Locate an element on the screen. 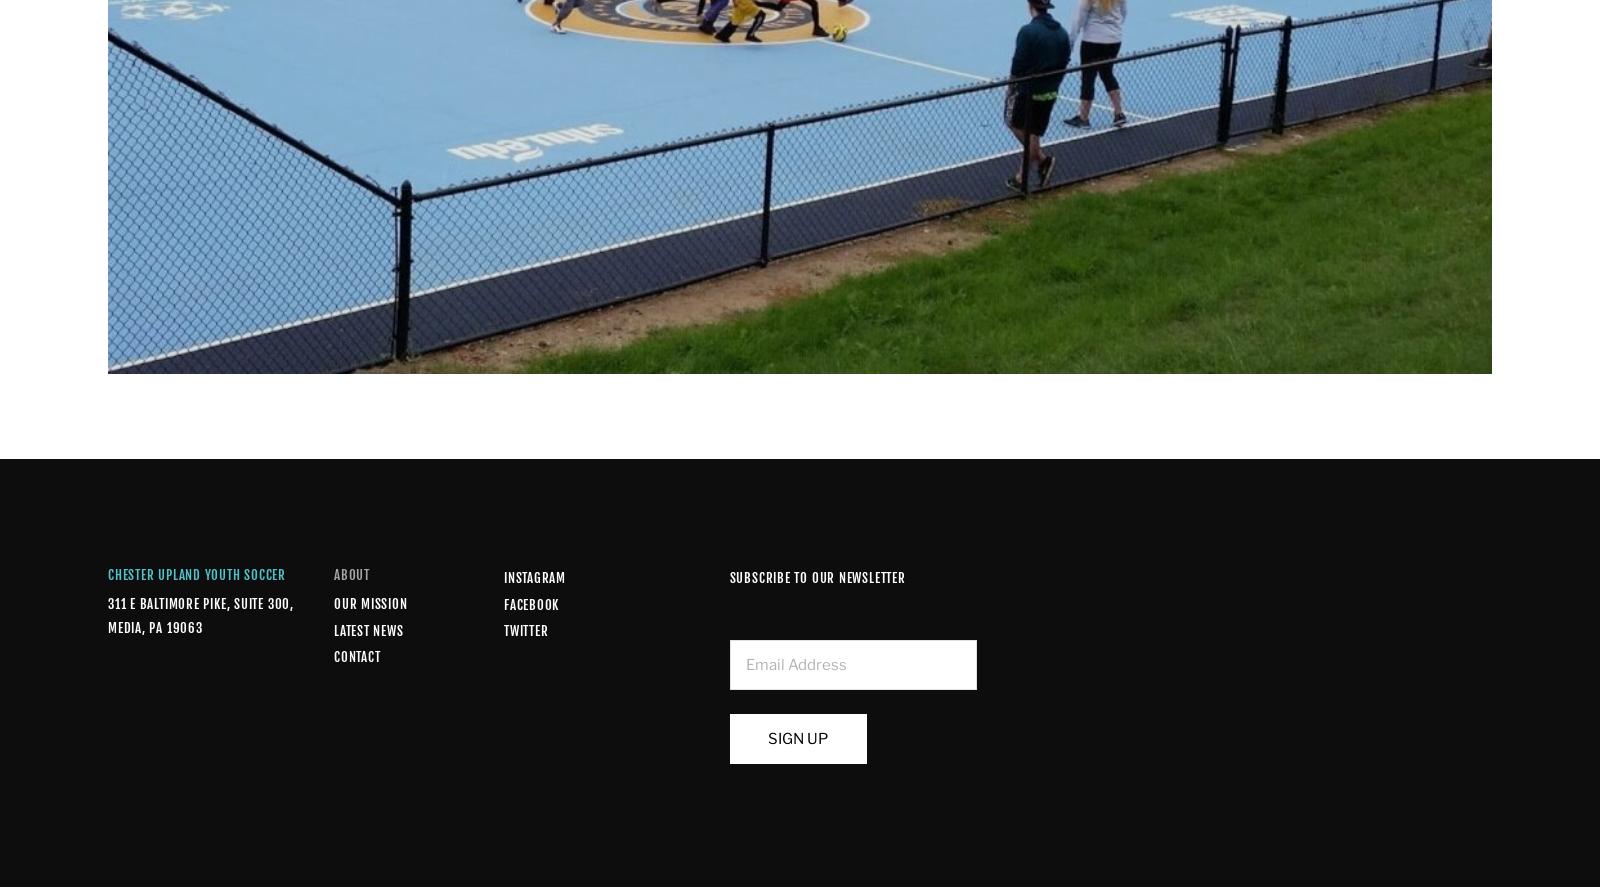  'Chester Upland Youth Soccer' is located at coordinates (195, 574).